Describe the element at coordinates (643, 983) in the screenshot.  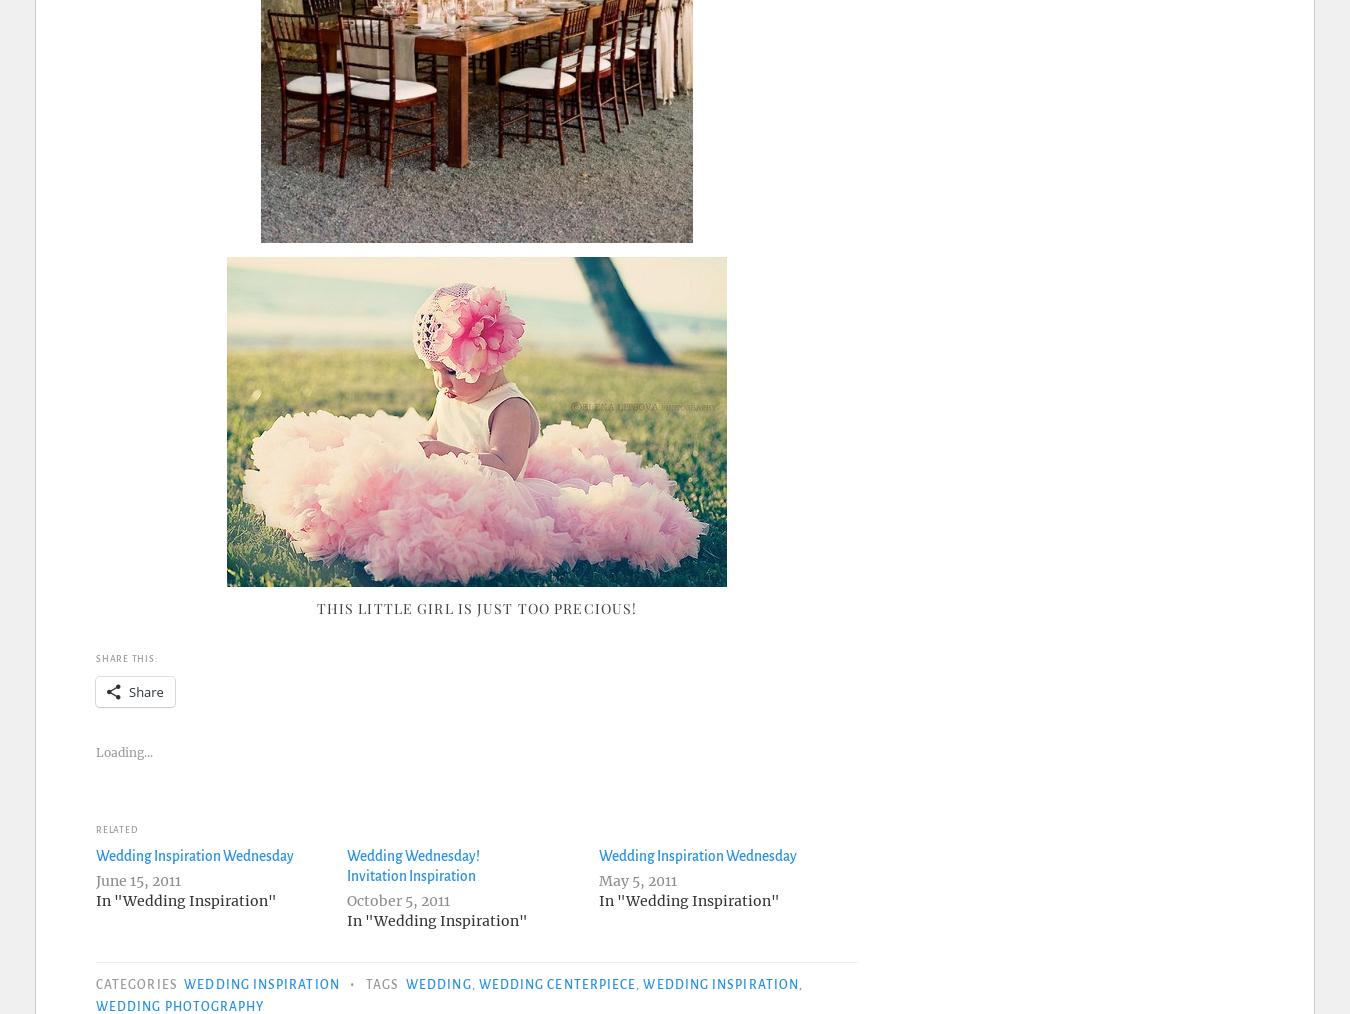
I see `'wedding inspiration'` at that location.